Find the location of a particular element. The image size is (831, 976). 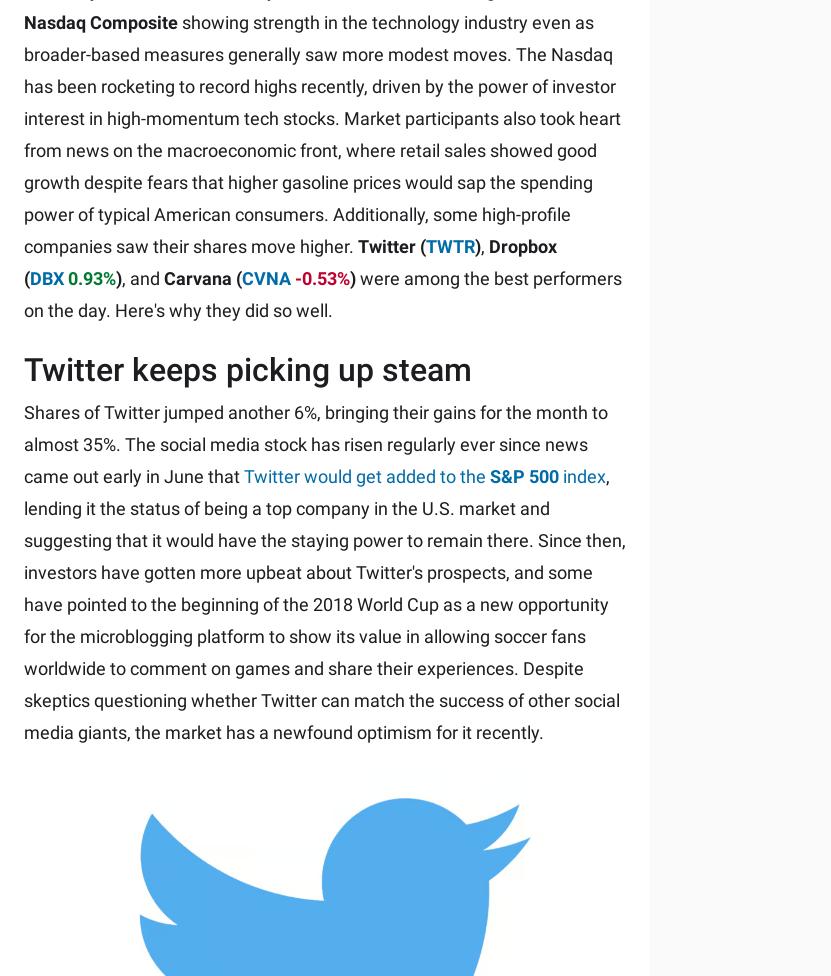

'© 1995 - 2023 The Motley Fool. All rights reserved.' is located at coordinates (133, 285).